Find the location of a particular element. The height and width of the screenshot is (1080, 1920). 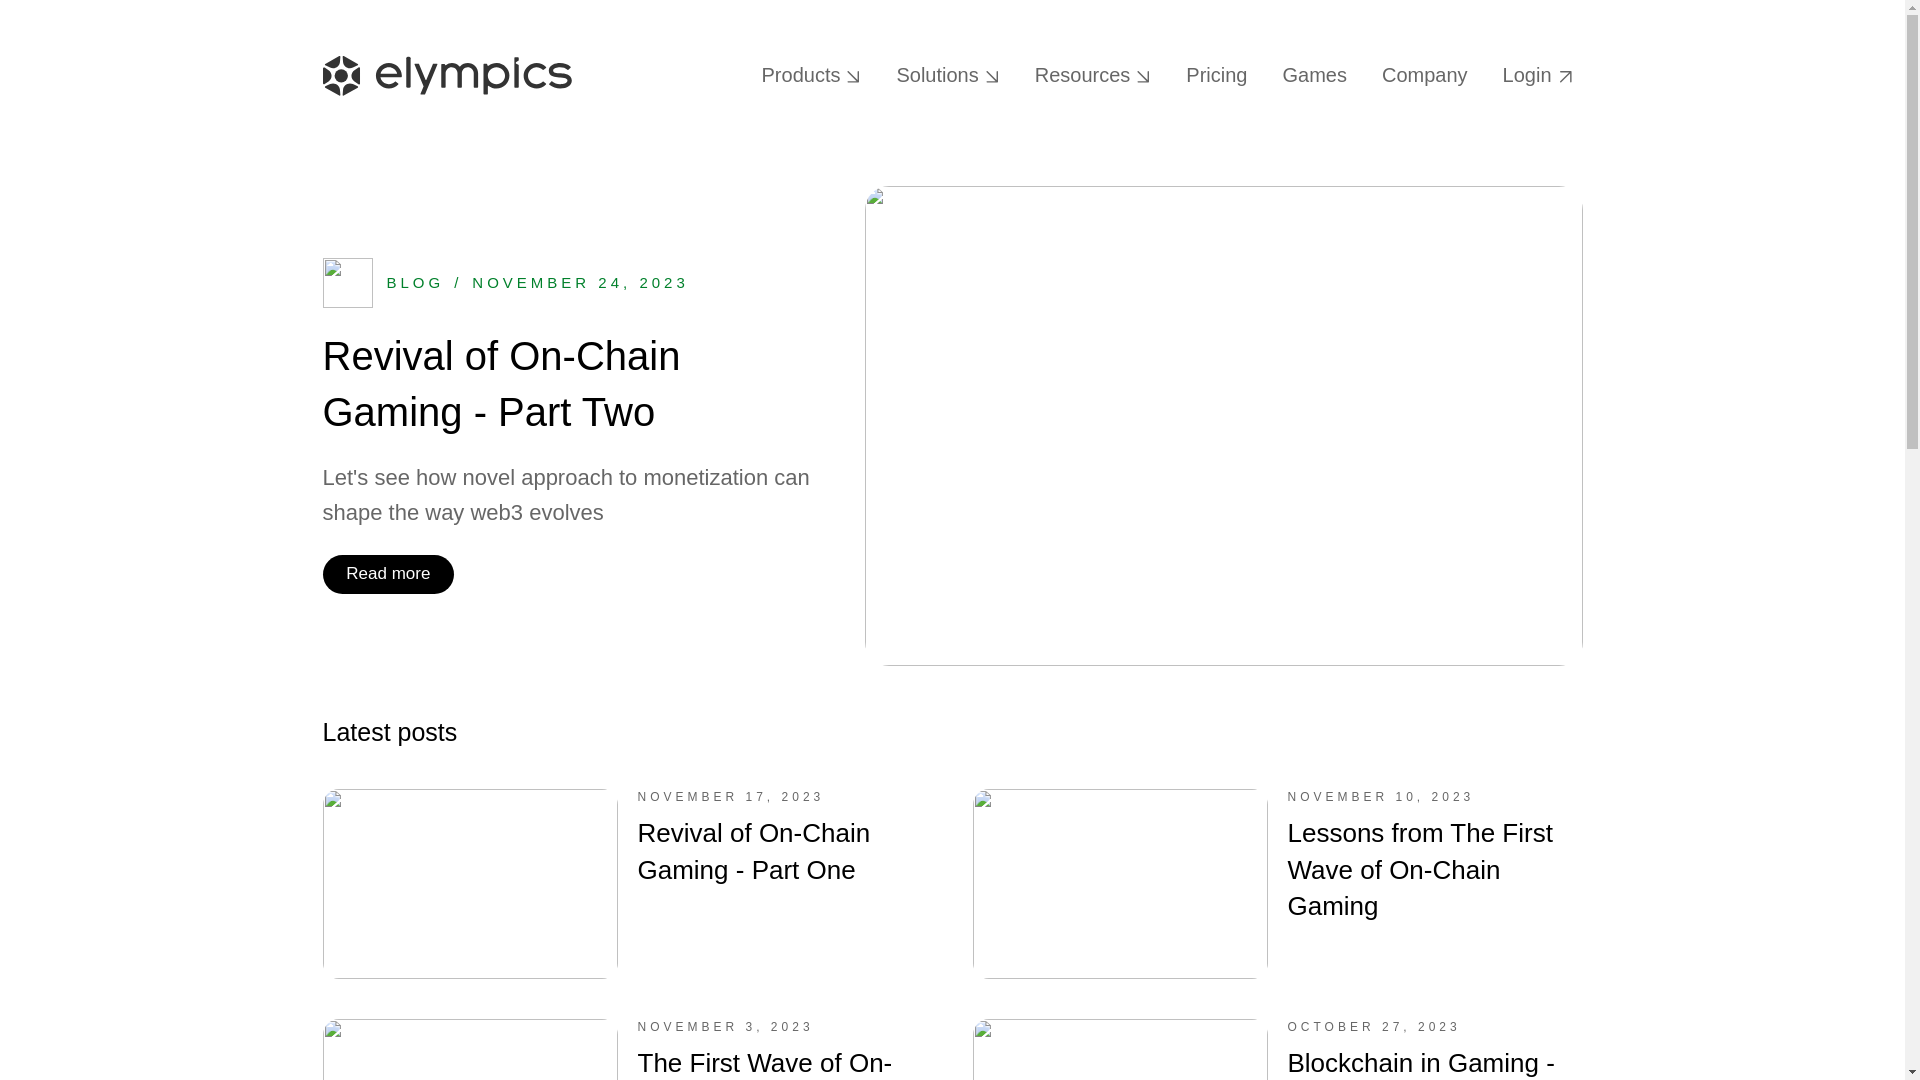

'NOVEMBER 17, 2023 is located at coordinates (321, 882).